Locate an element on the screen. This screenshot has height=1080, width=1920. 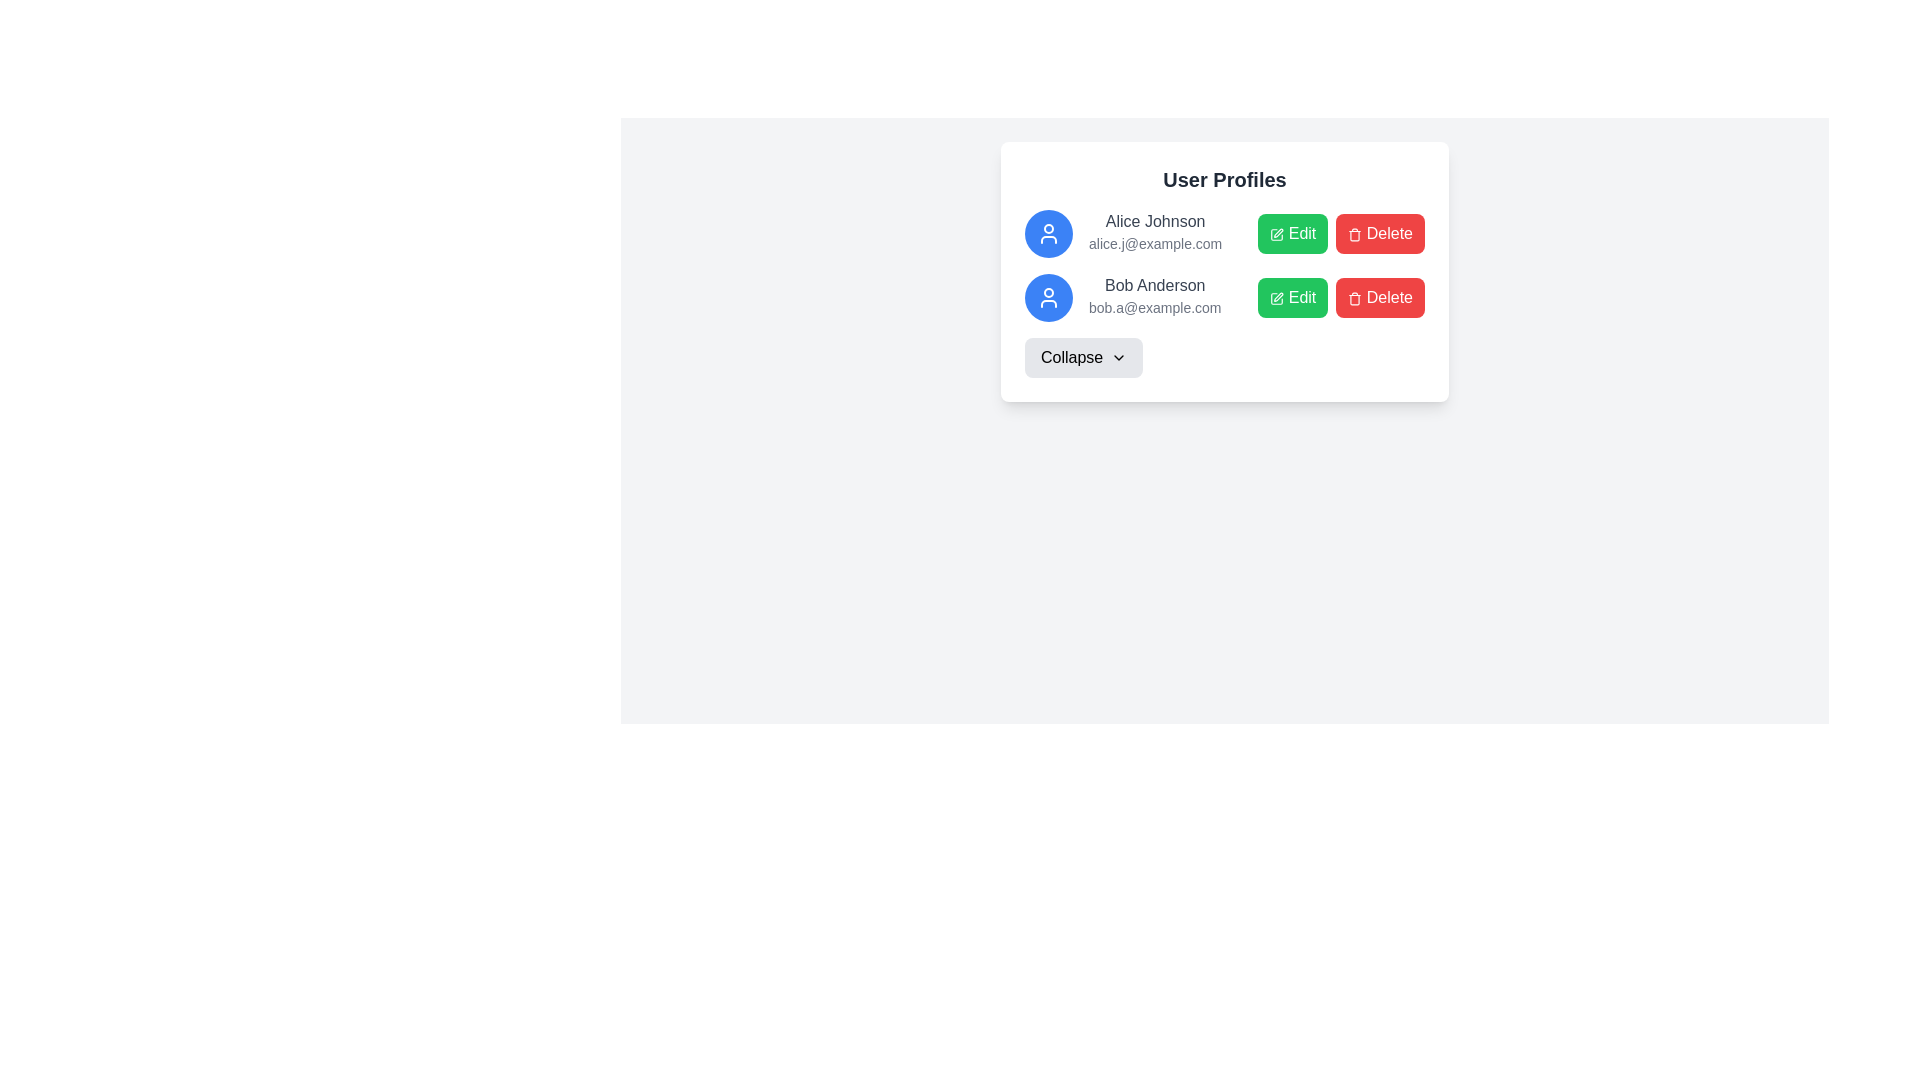
the delete button located in the second row of the user profiles section, to the immediate right of 'Bob Anderson's' Edit button, to initiate a delete action is located at coordinates (1379, 297).